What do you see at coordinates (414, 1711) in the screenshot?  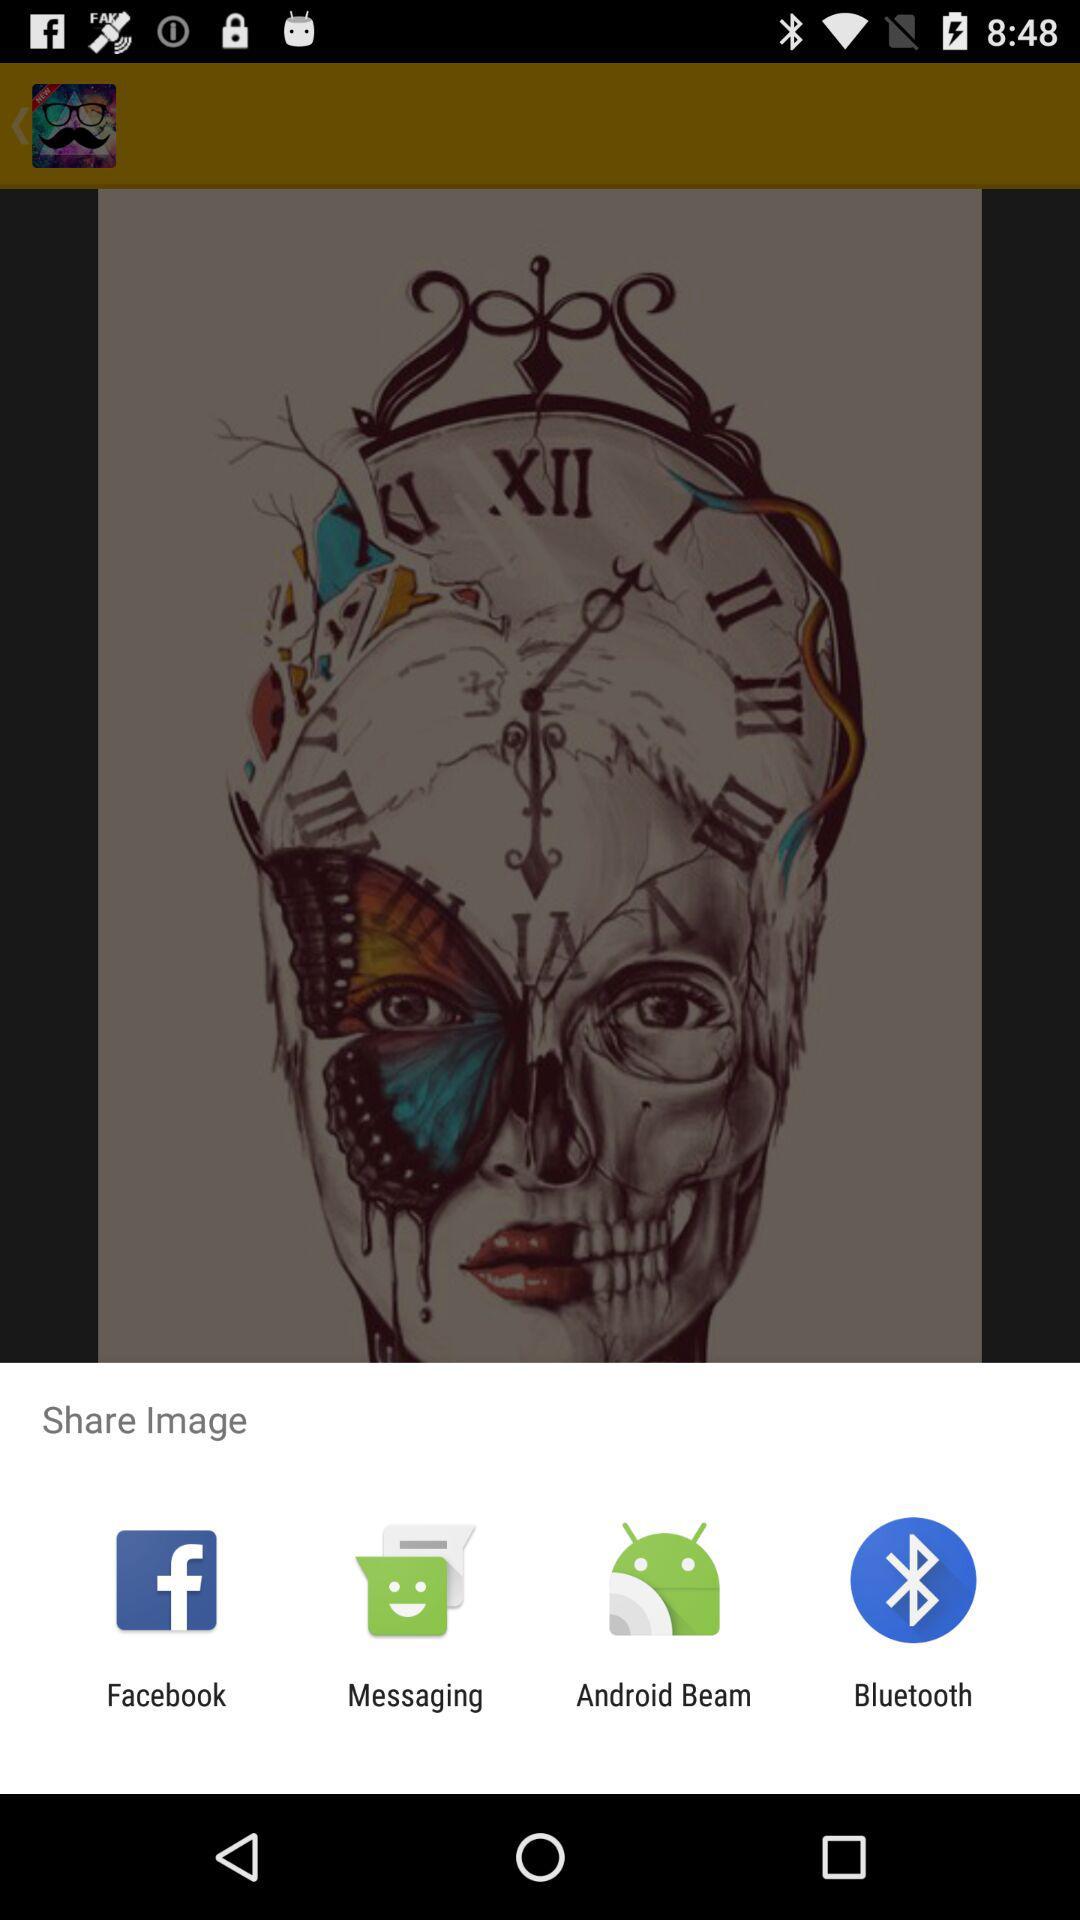 I see `item next to facebook app` at bounding box center [414, 1711].